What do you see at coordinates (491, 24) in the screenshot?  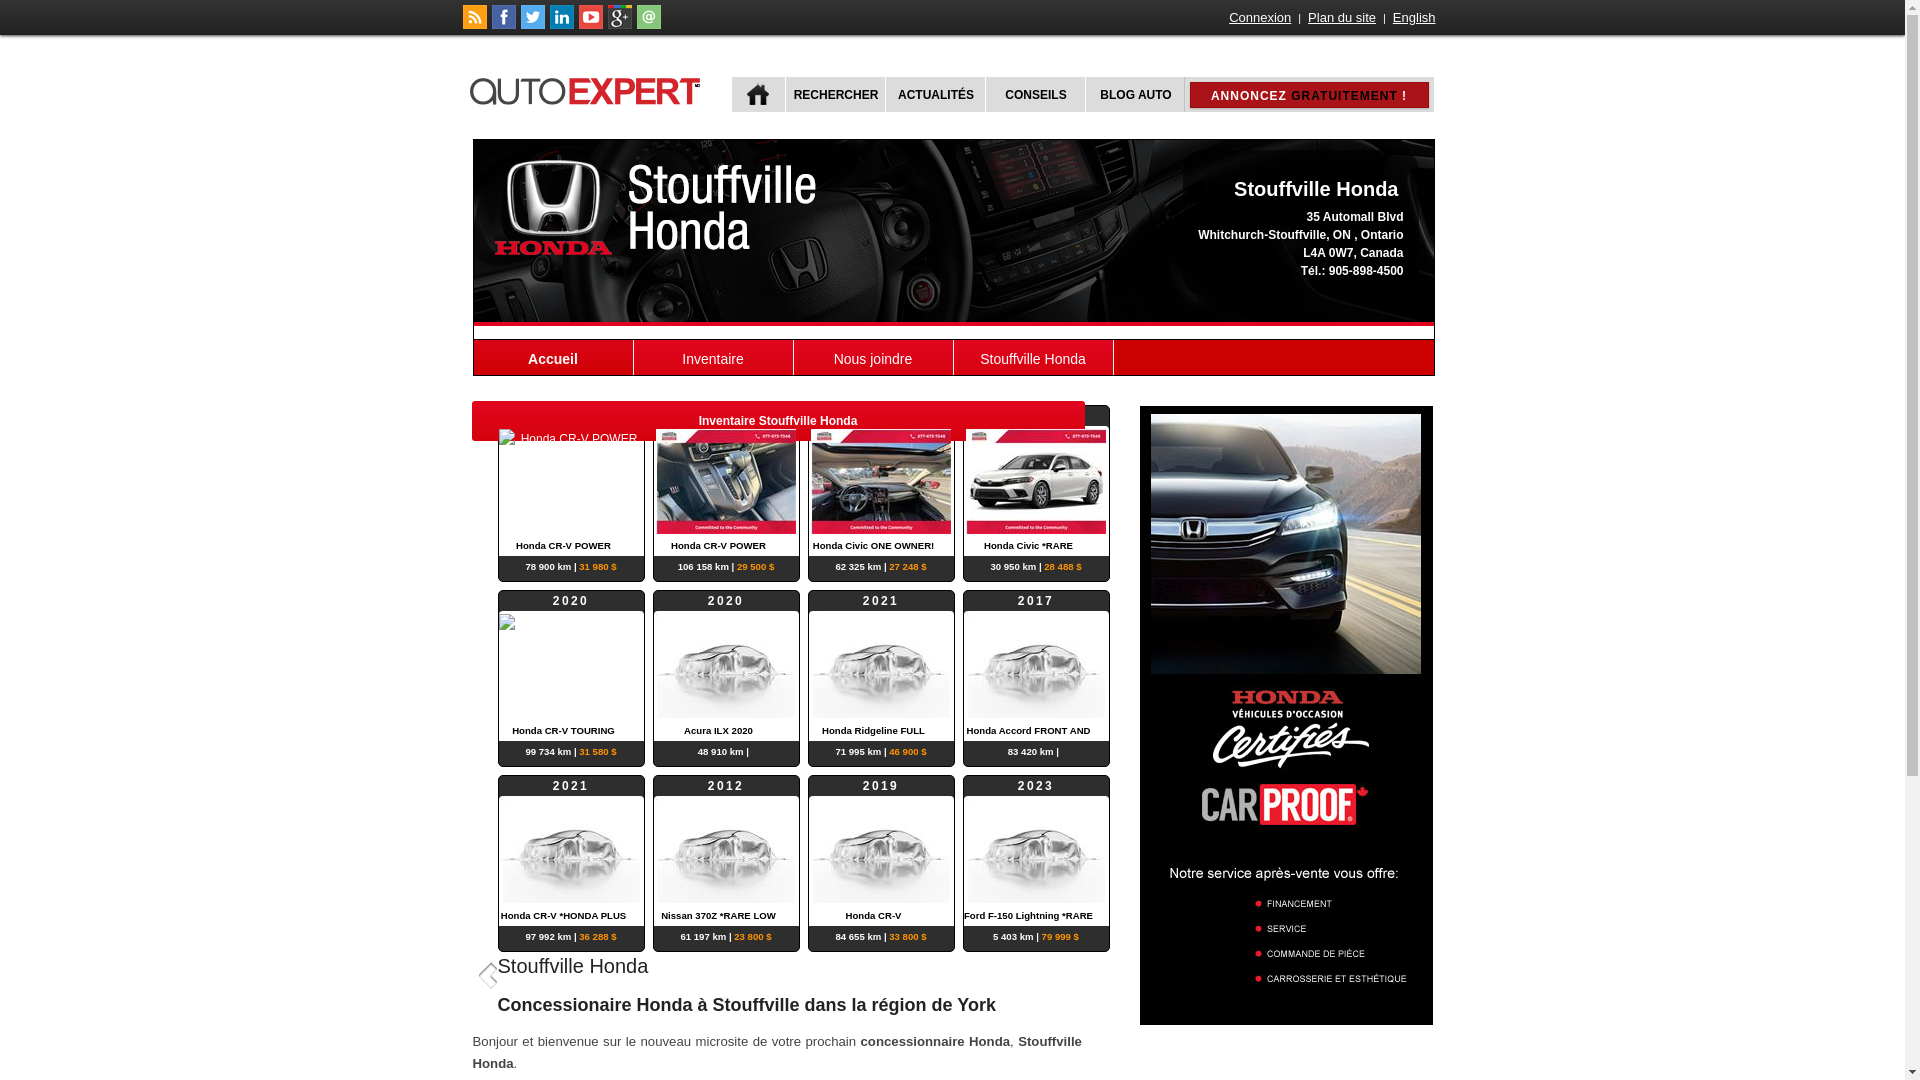 I see `'Suivez autoExpert.ca sur Facebook'` at bounding box center [491, 24].